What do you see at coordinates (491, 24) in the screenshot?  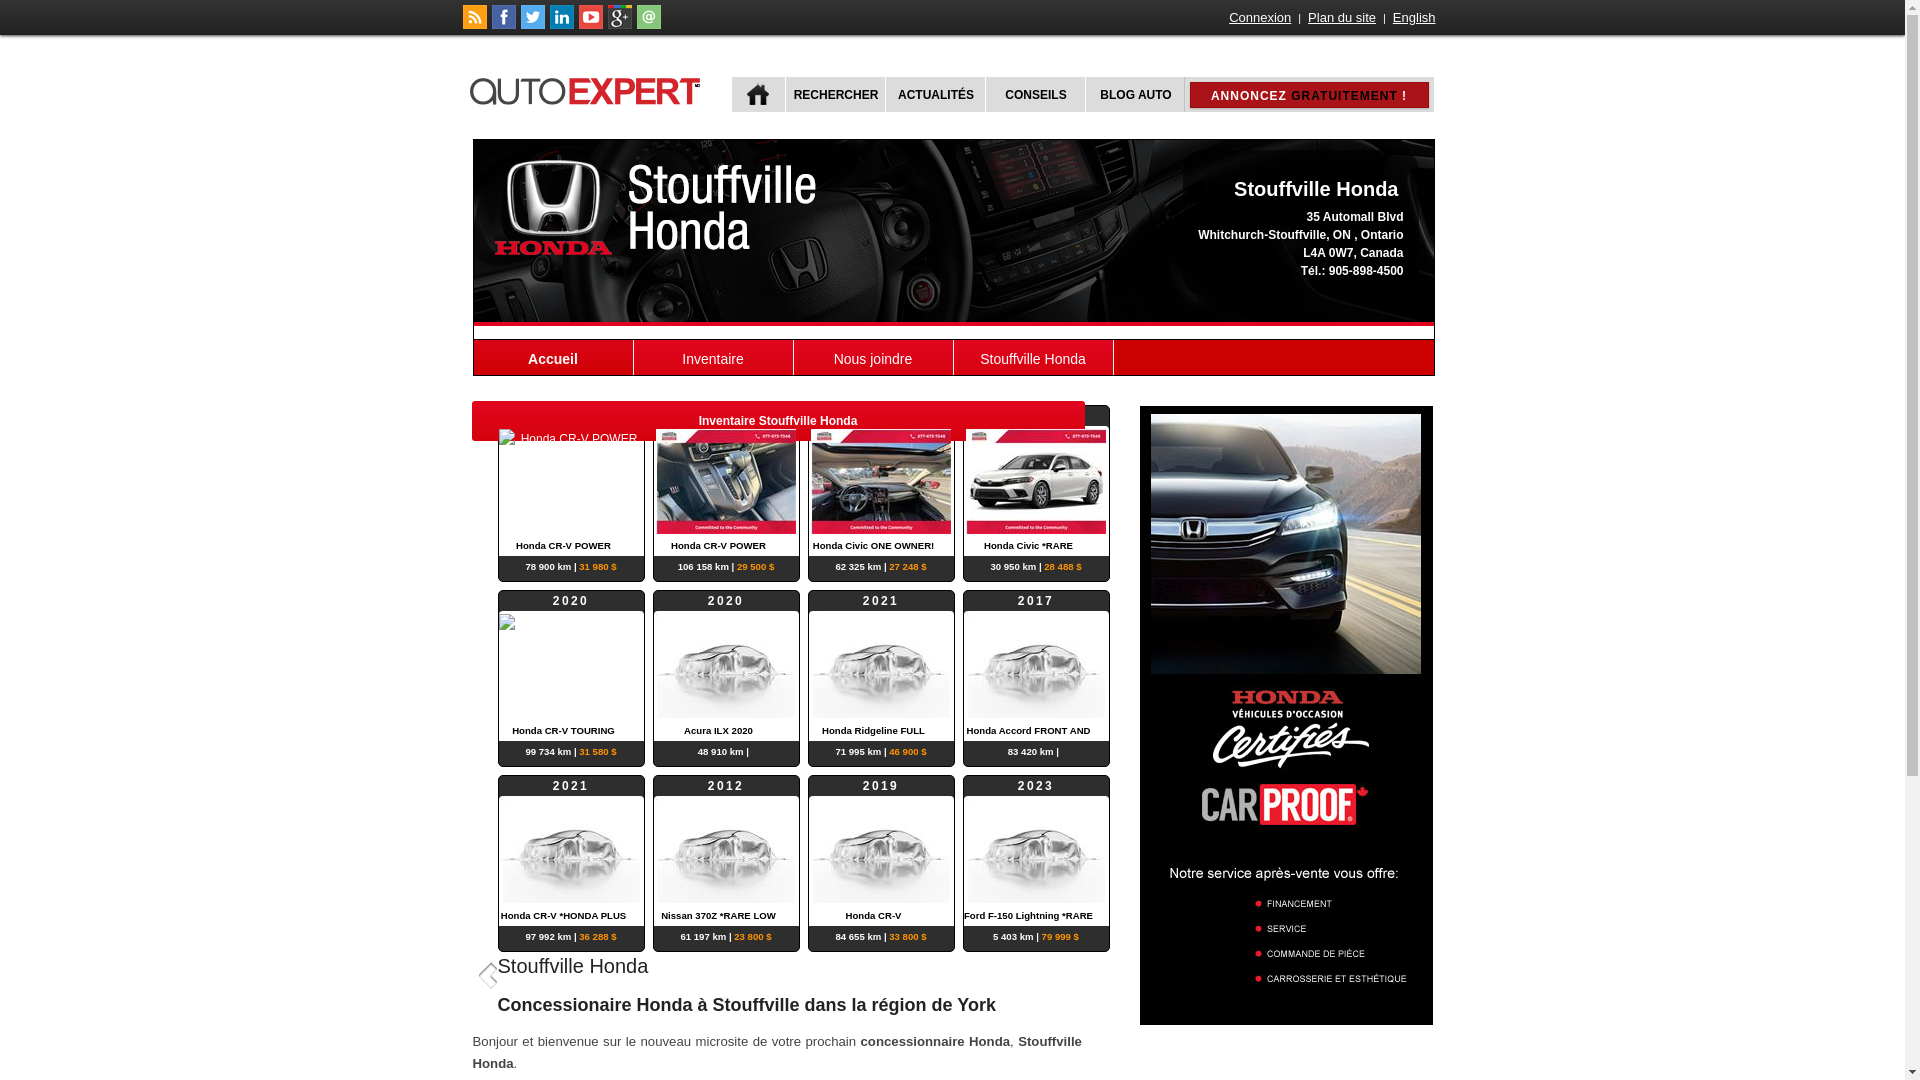 I see `'Suivez autoExpert.ca sur Facebook'` at bounding box center [491, 24].